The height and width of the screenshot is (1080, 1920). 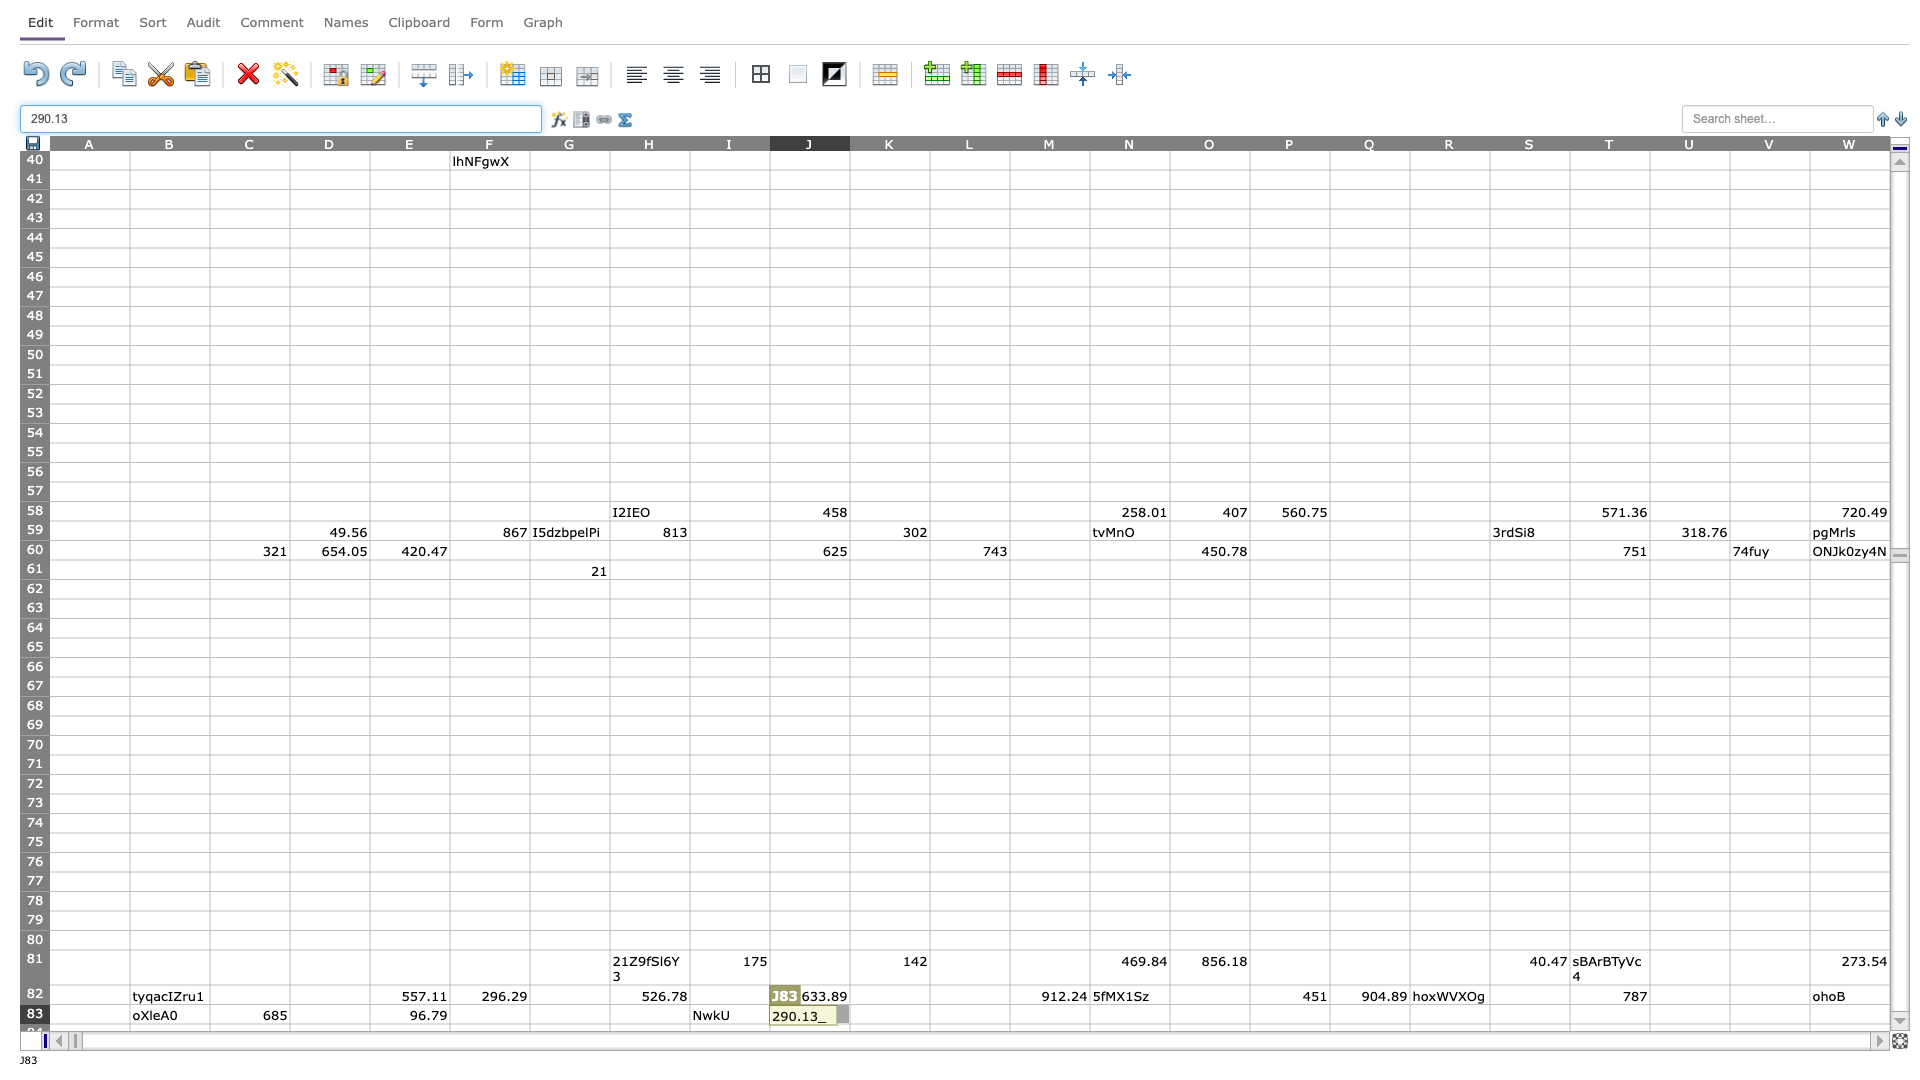 I want to click on Place cursor on right border of K83, so click(x=929, y=1014).